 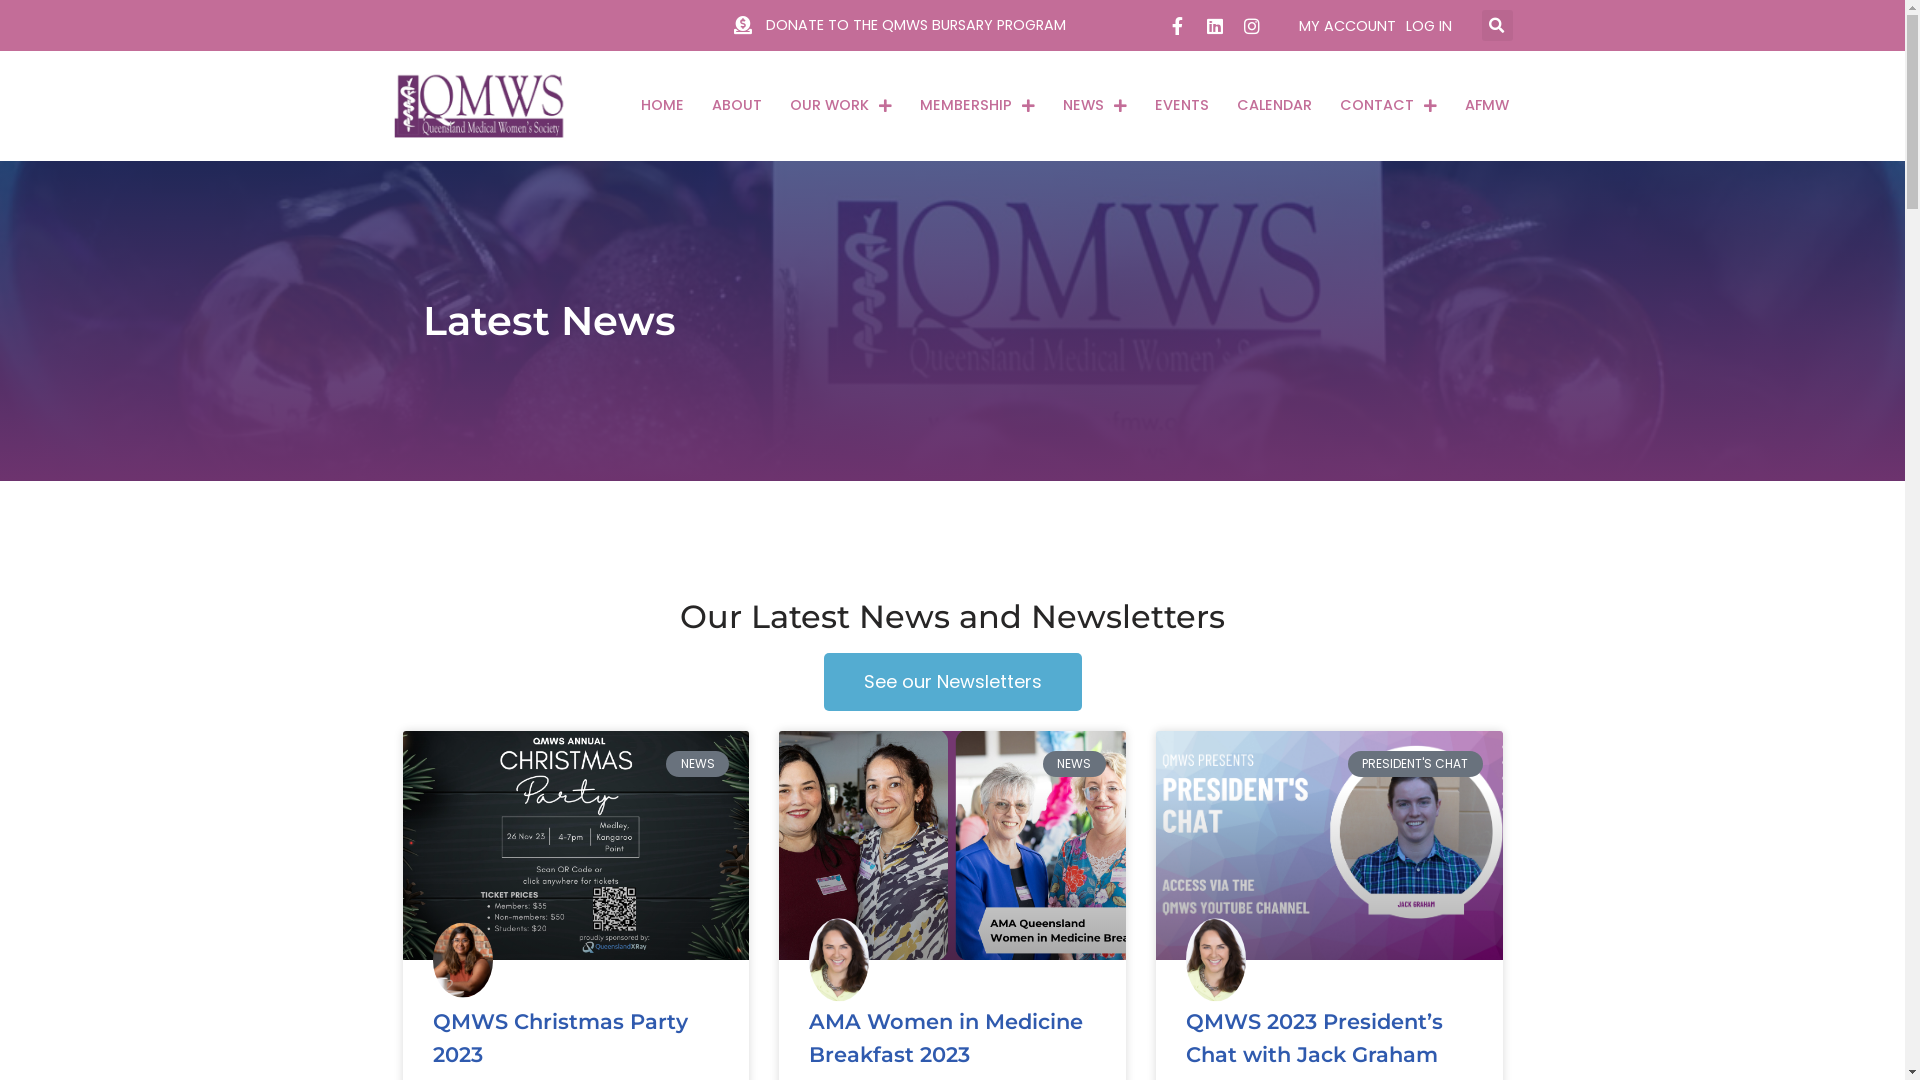 What do you see at coordinates (559, 1037) in the screenshot?
I see `'QMWS Christmas Party 2023'` at bounding box center [559, 1037].